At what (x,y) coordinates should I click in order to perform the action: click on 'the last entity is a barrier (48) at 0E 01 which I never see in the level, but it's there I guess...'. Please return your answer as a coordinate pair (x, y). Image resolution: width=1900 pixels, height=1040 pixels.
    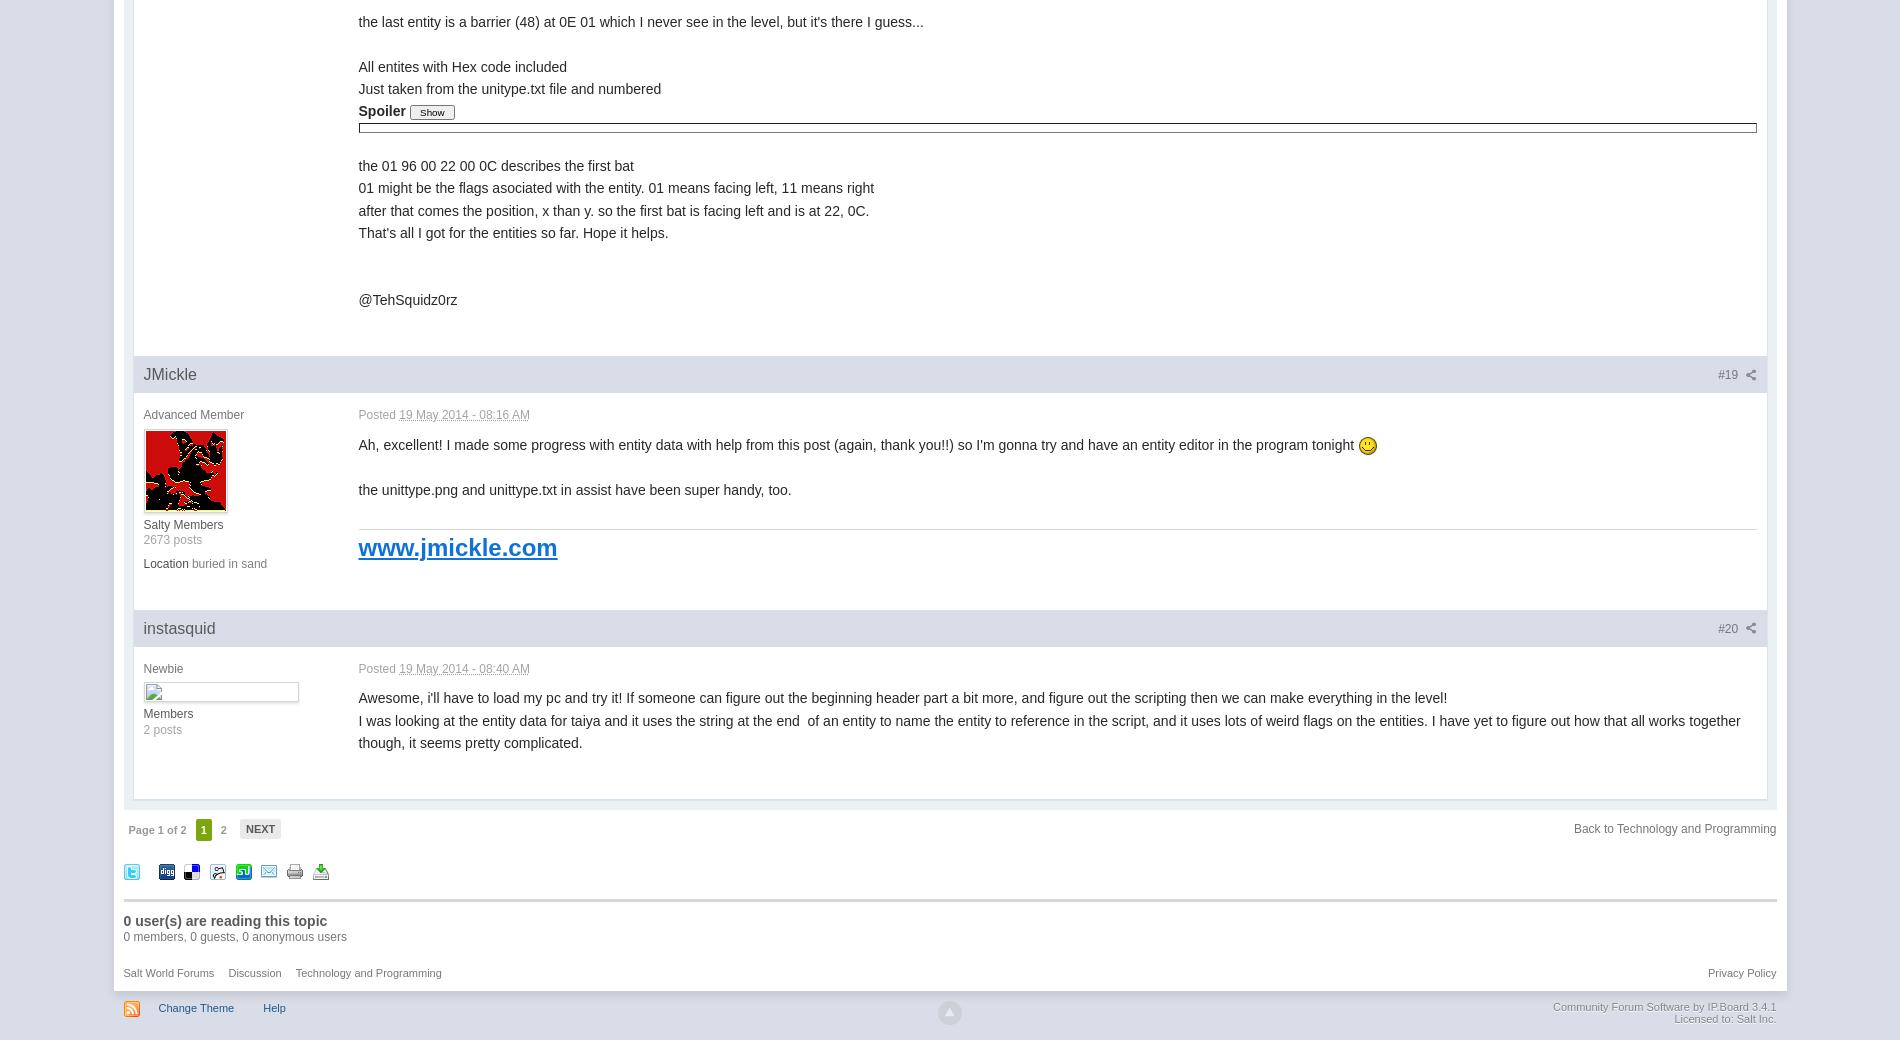
    Looking at the image, I should click on (640, 20).